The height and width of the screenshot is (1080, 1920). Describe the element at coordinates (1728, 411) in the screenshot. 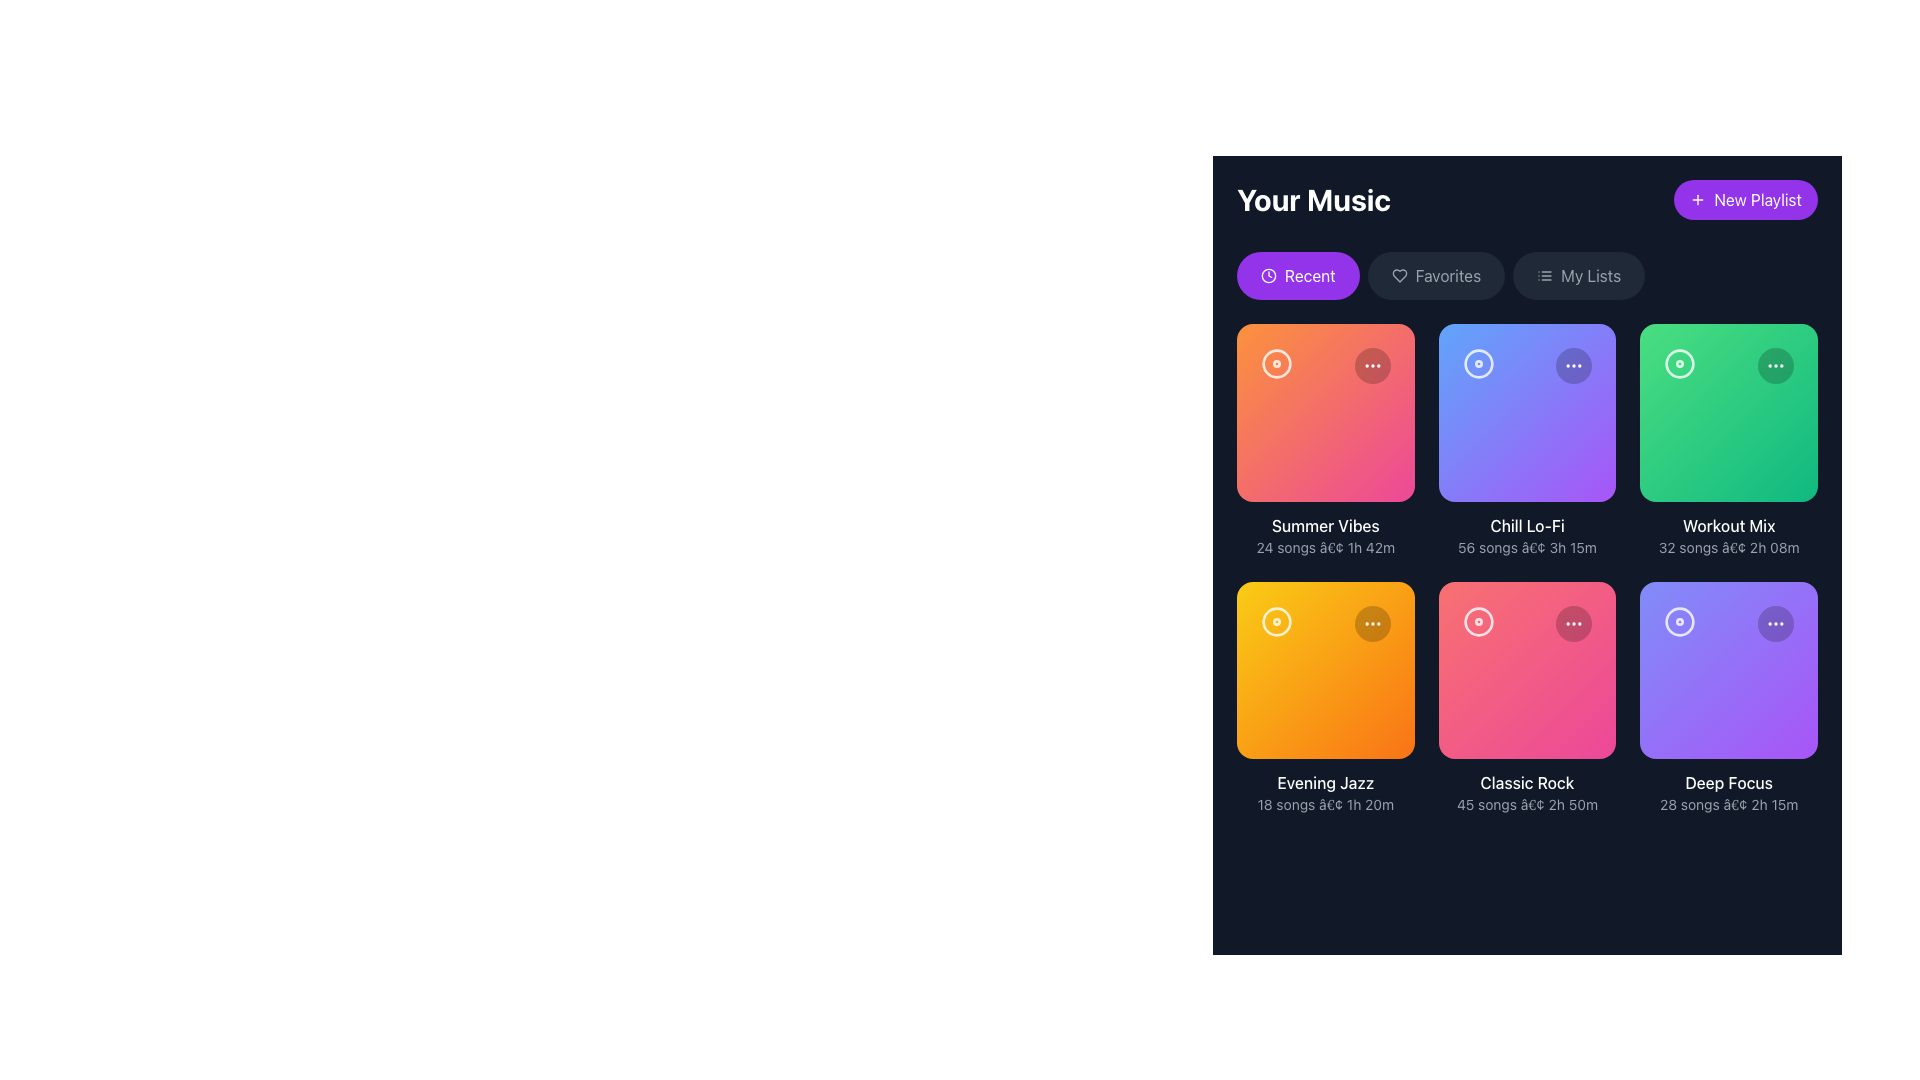

I see `the third card element` at that location.